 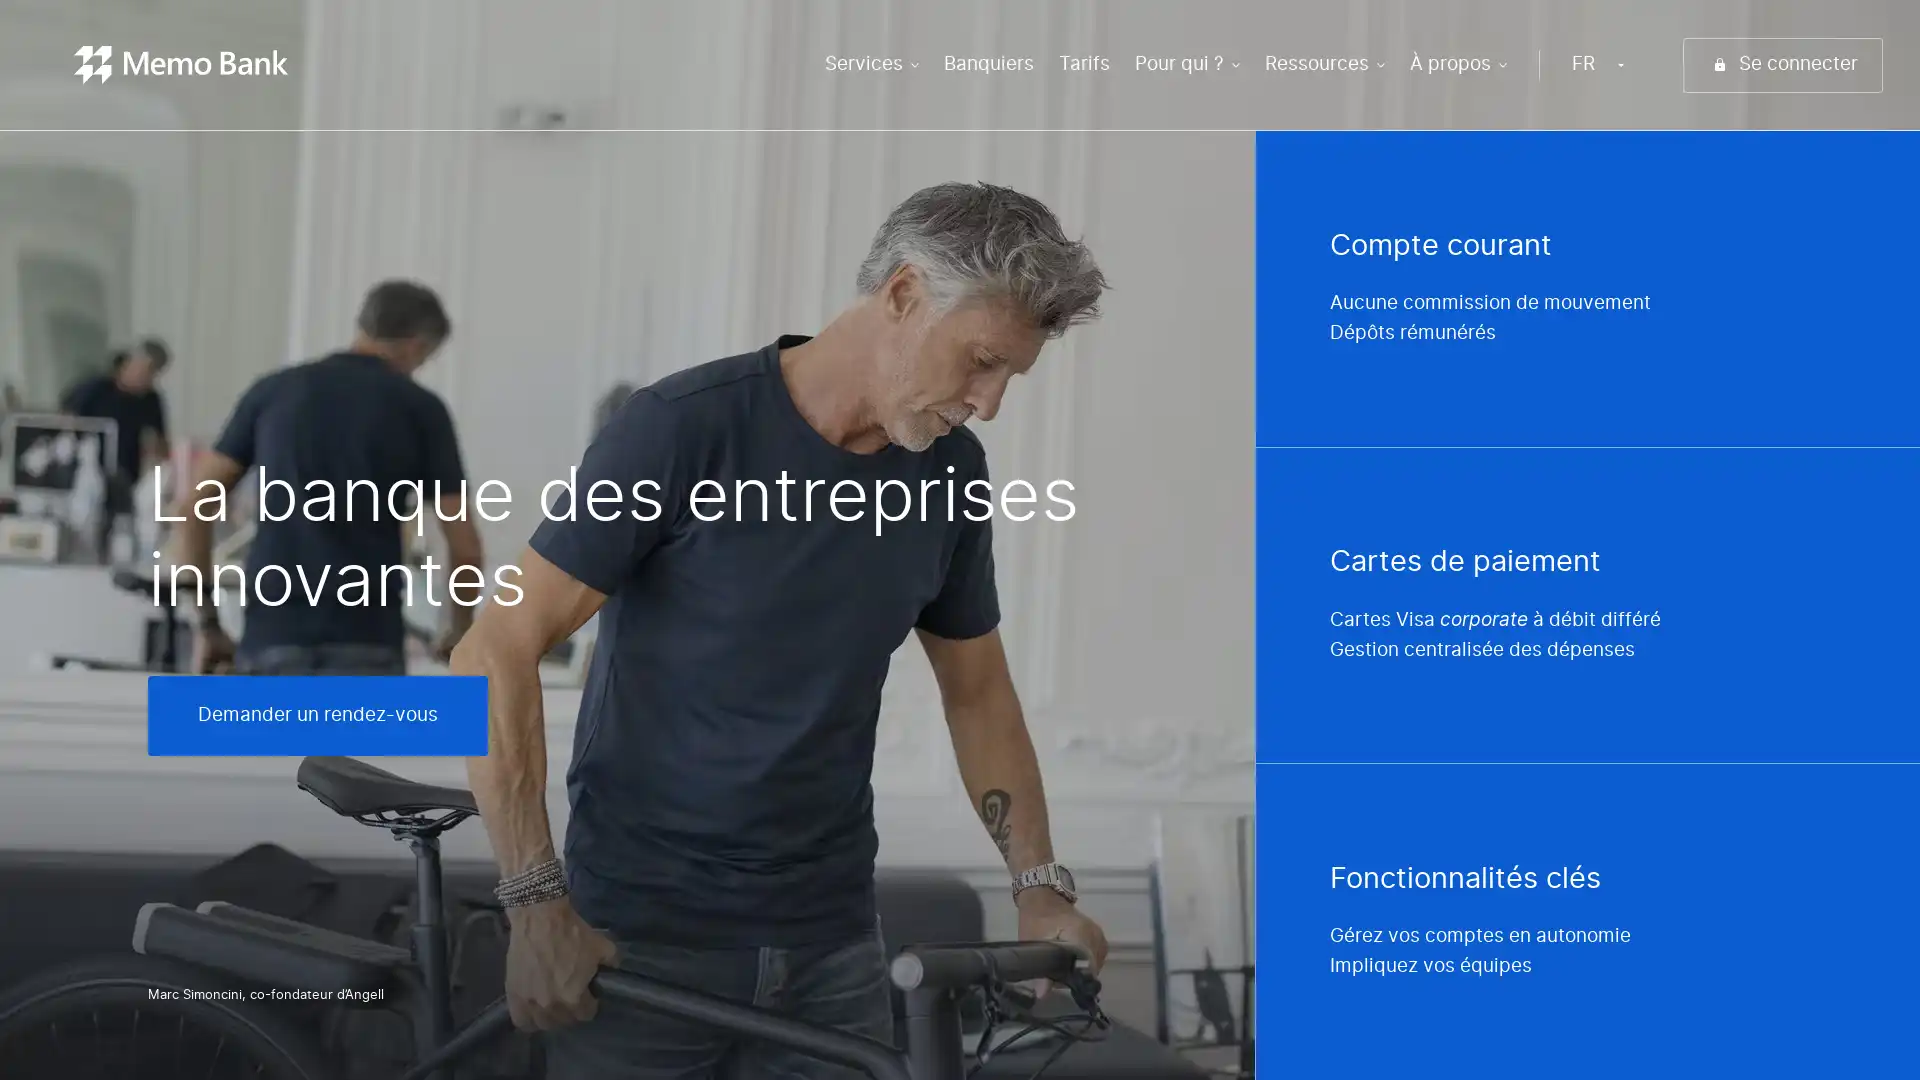 What do you see at coordinates (1458, 64) in the screenshot?
I see `A propos` at bounding box center [1458, 64].